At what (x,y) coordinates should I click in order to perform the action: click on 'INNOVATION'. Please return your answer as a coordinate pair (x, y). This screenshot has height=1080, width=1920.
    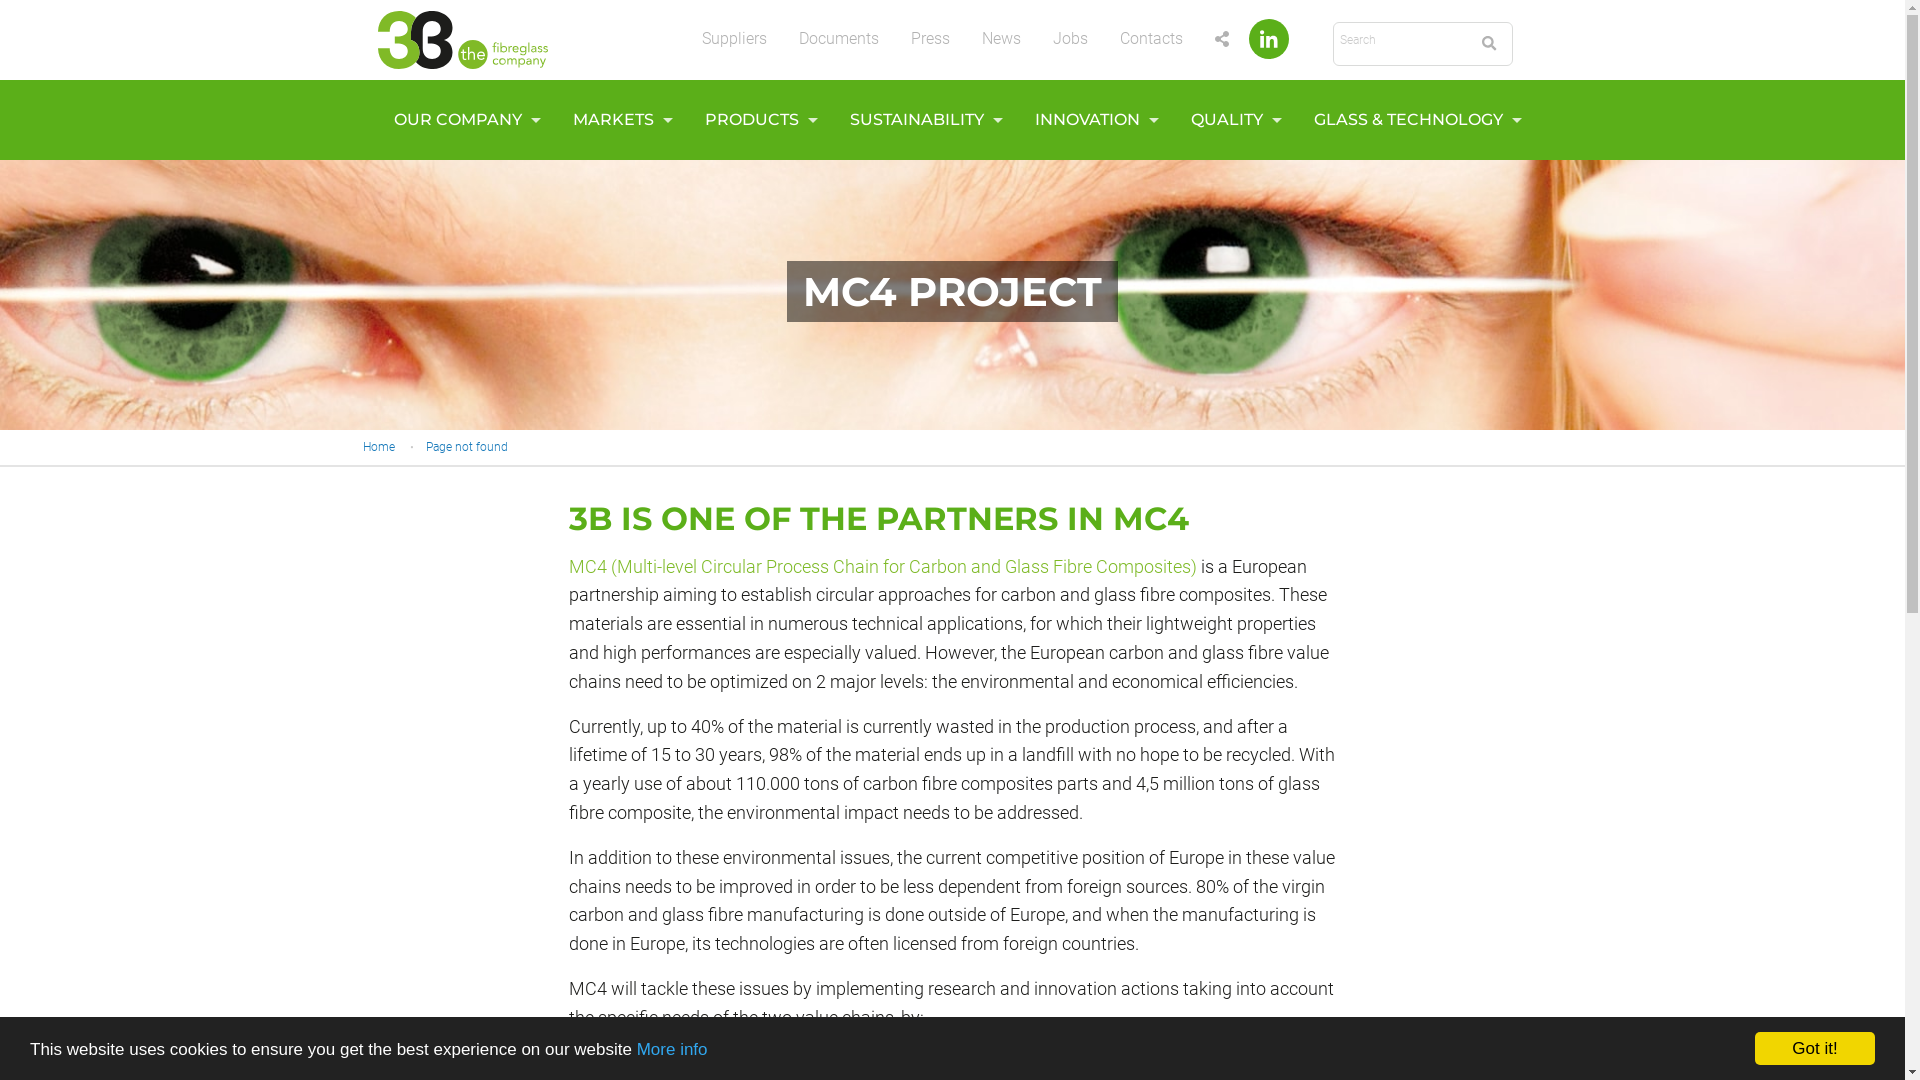
    Looking at the image, I should click on (1090, 119).